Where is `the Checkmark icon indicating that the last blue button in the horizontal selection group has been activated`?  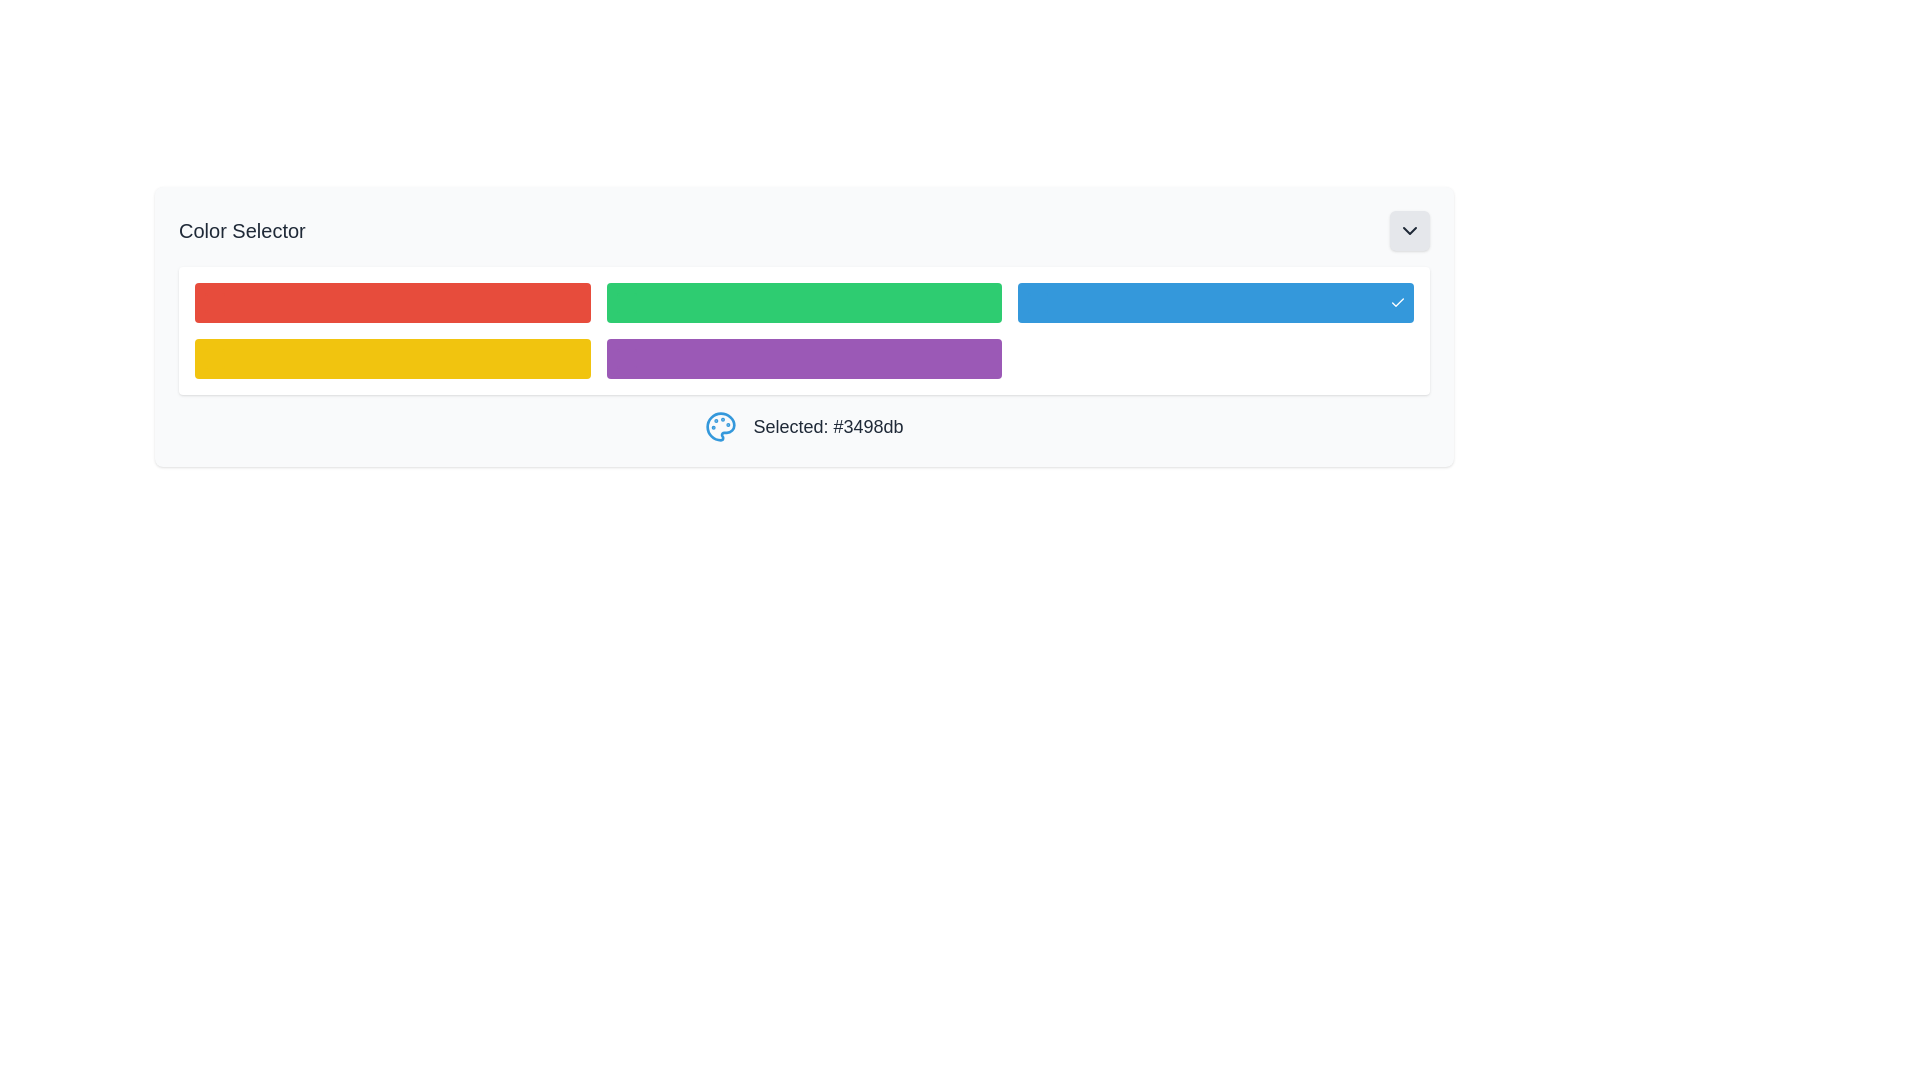
the Checkmark icon indicating that the last blue button in the horizontal selection group has been activated is located at coordinates (1396, 303).